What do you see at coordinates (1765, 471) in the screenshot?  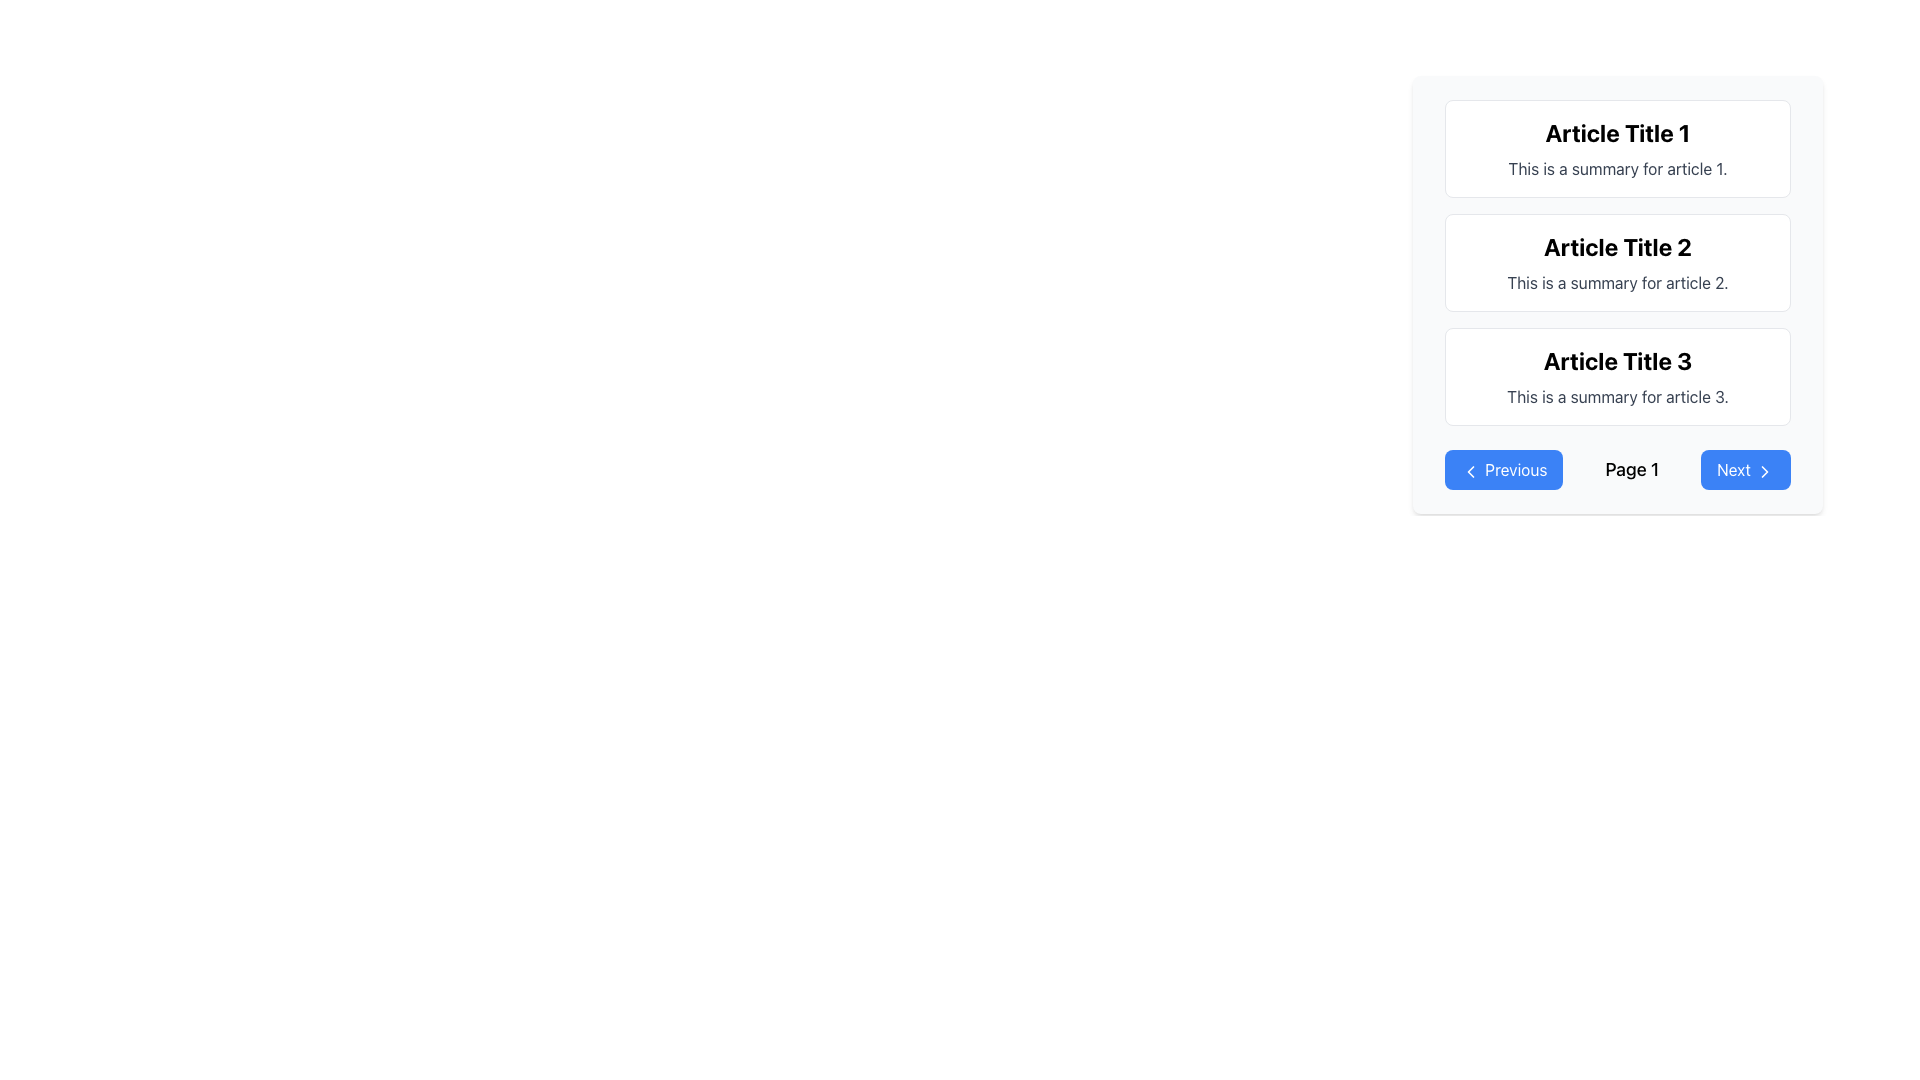 I see `the Chevron icon located adjacent to the 'Next' button, serving as a navigational control arrow` at bounding box center [1765, 471].